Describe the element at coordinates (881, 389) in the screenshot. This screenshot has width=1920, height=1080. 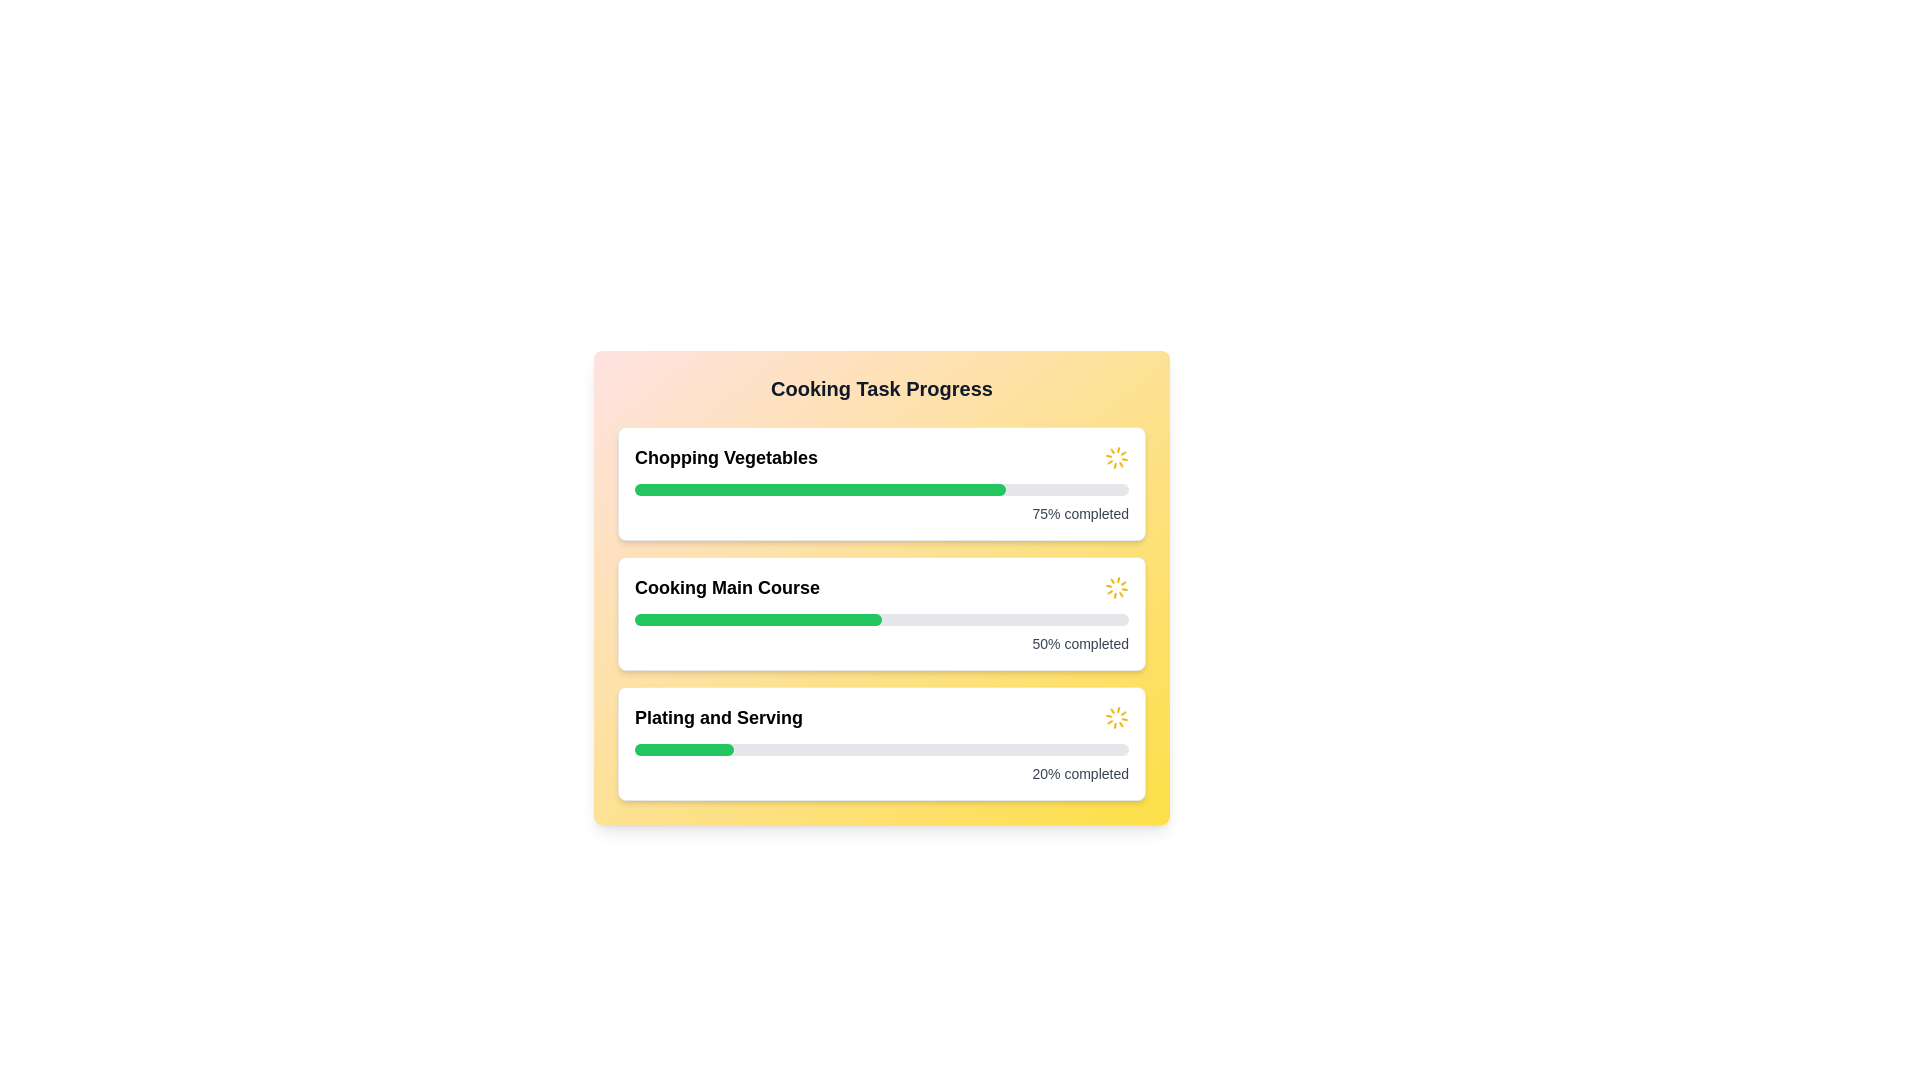
I see `the text label indicating 'Cooking Task Progress', which serves as a section header for the content below` at that location.